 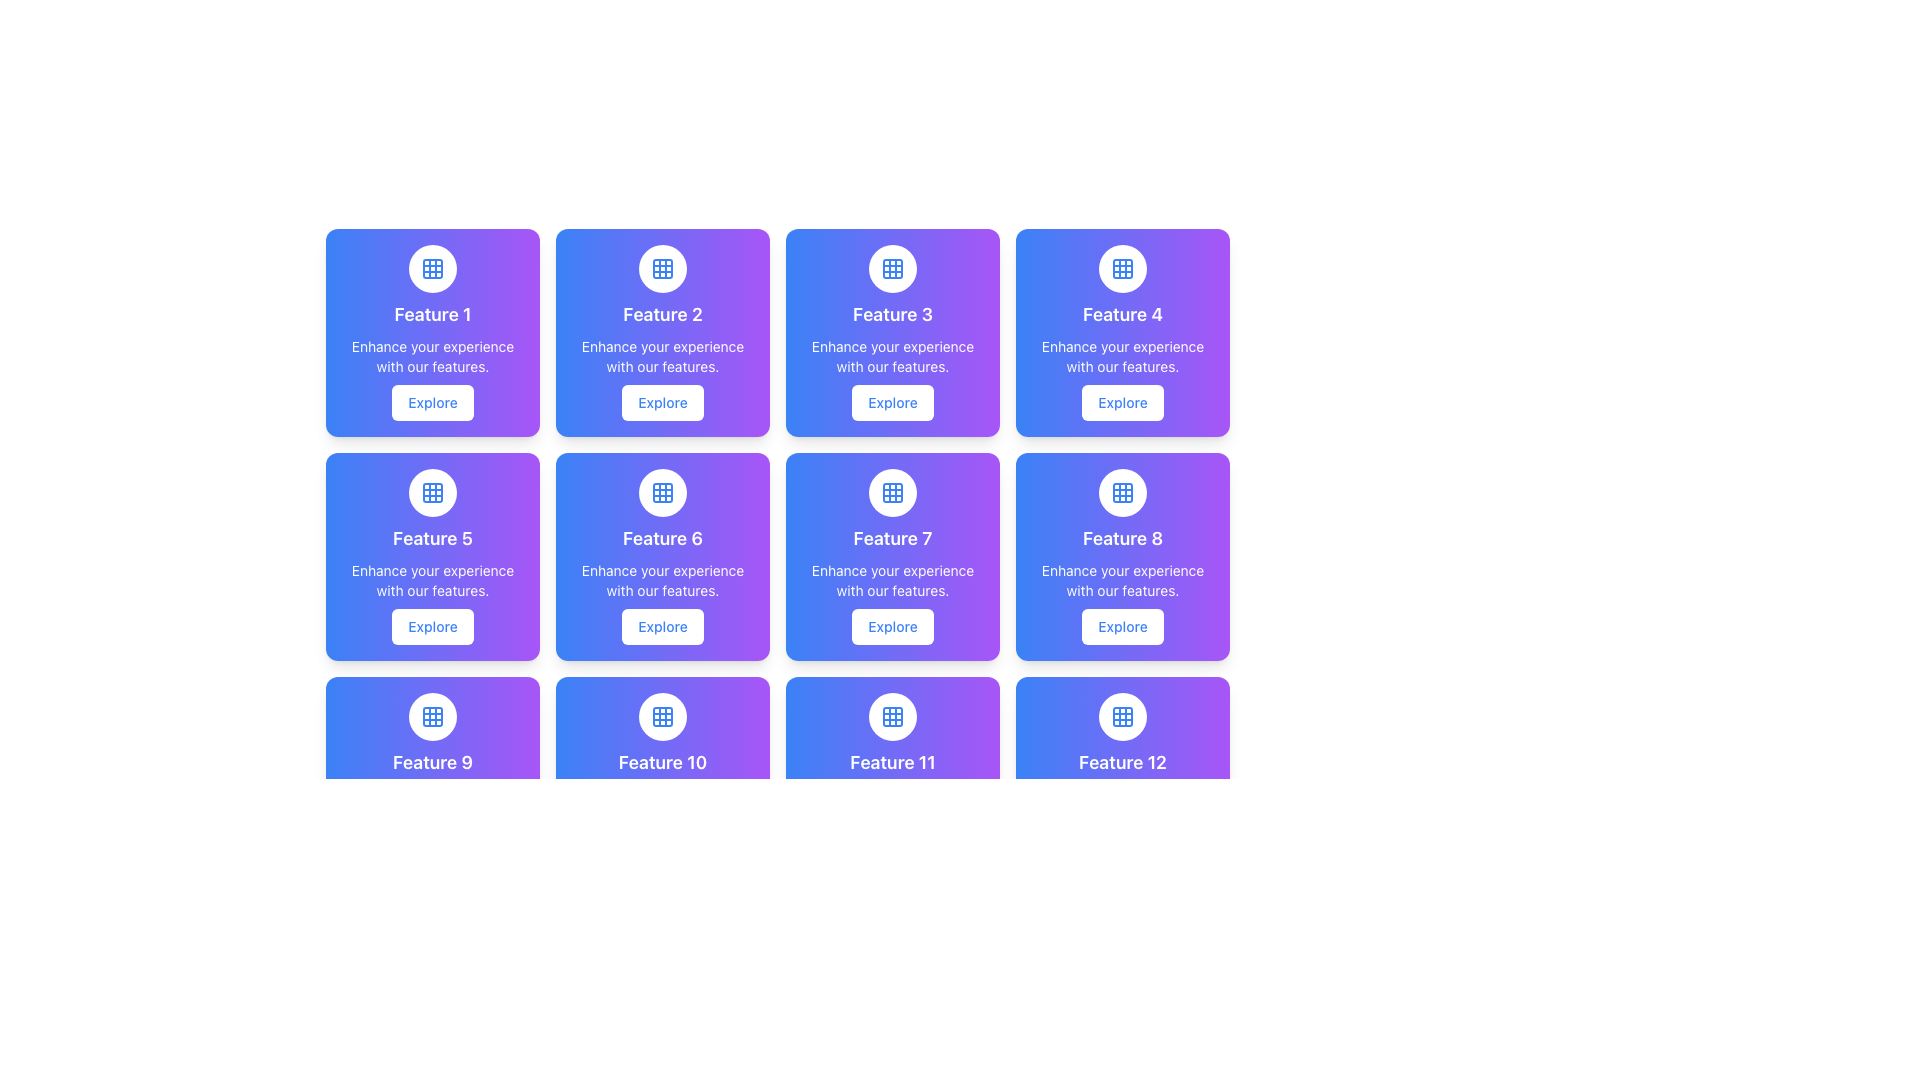 What do you see at coordinates (891, 356) in the screenshot?
I see `the Text Label that provides a descriptive tagline for 'Feature 3', located underneath the title and above the 'Explore' button` at bounding box center [891, 356].